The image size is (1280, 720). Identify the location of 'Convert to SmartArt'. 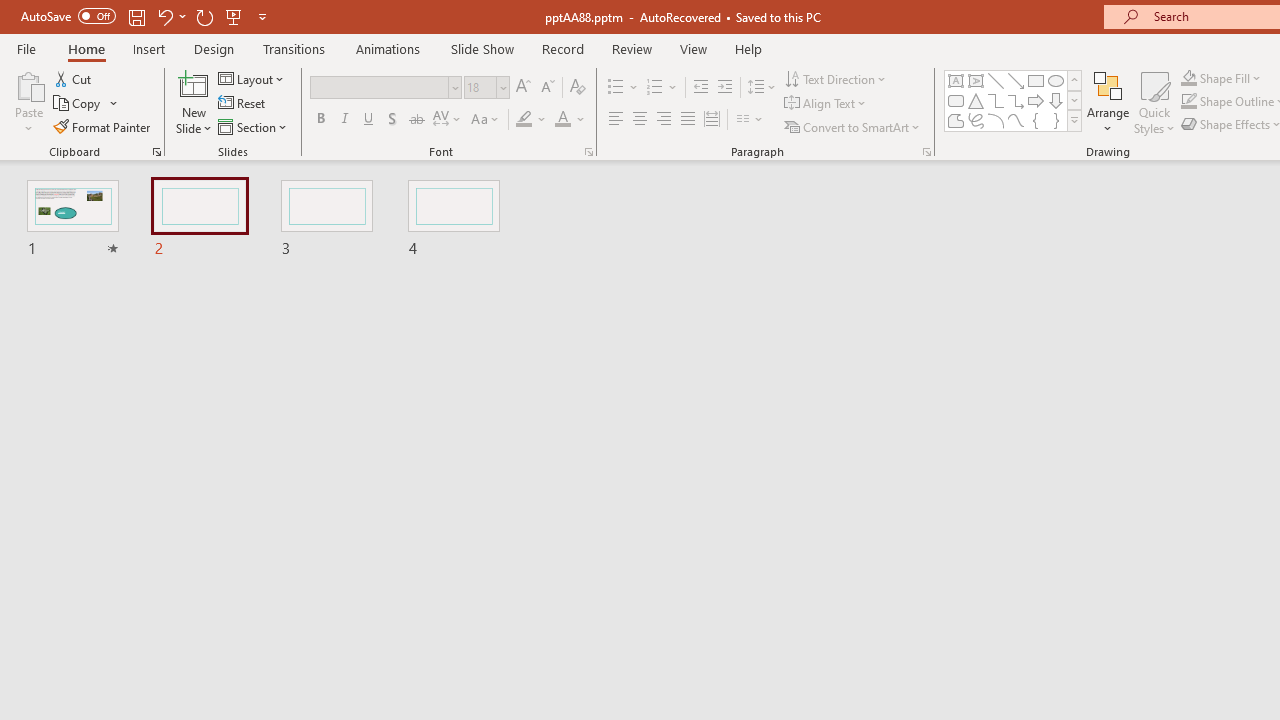
(853, 127).